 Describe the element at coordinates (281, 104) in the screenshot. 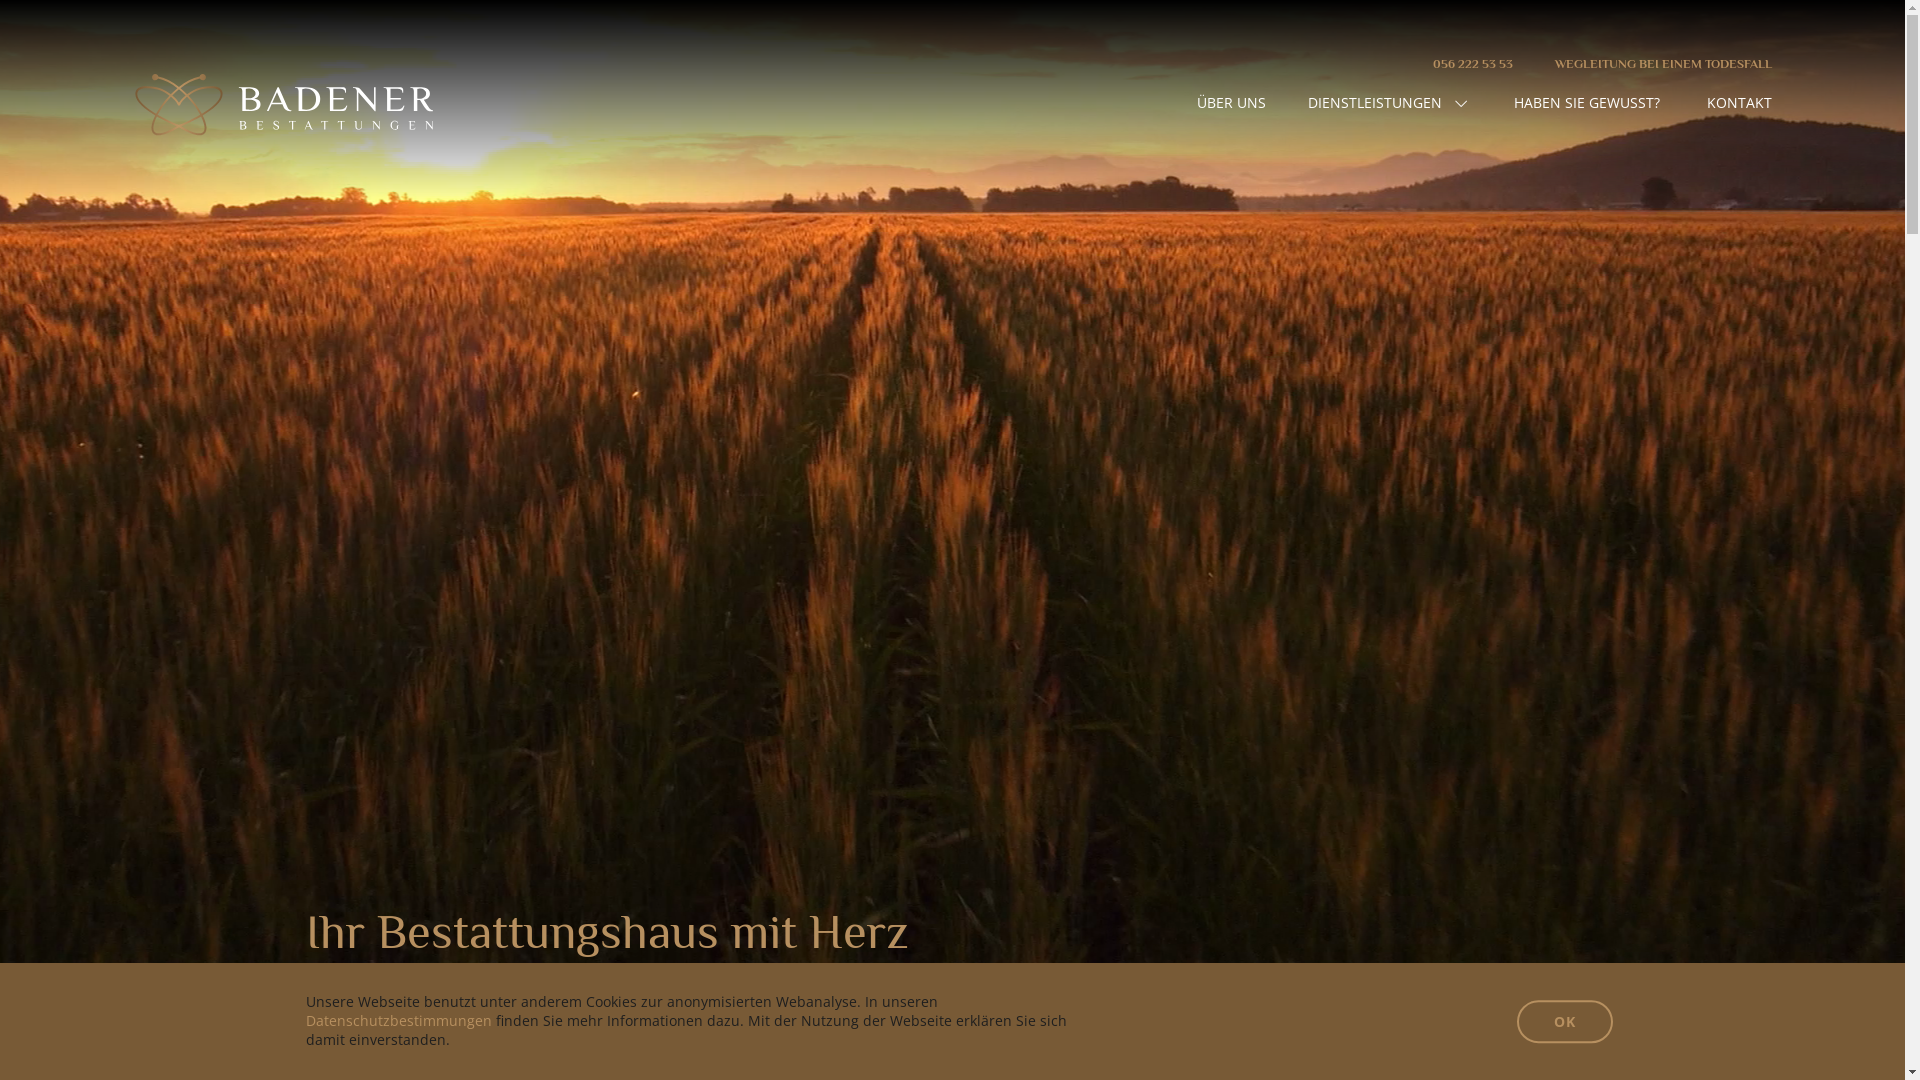

I see `'Home - Badener Bestattungen'` at that location.